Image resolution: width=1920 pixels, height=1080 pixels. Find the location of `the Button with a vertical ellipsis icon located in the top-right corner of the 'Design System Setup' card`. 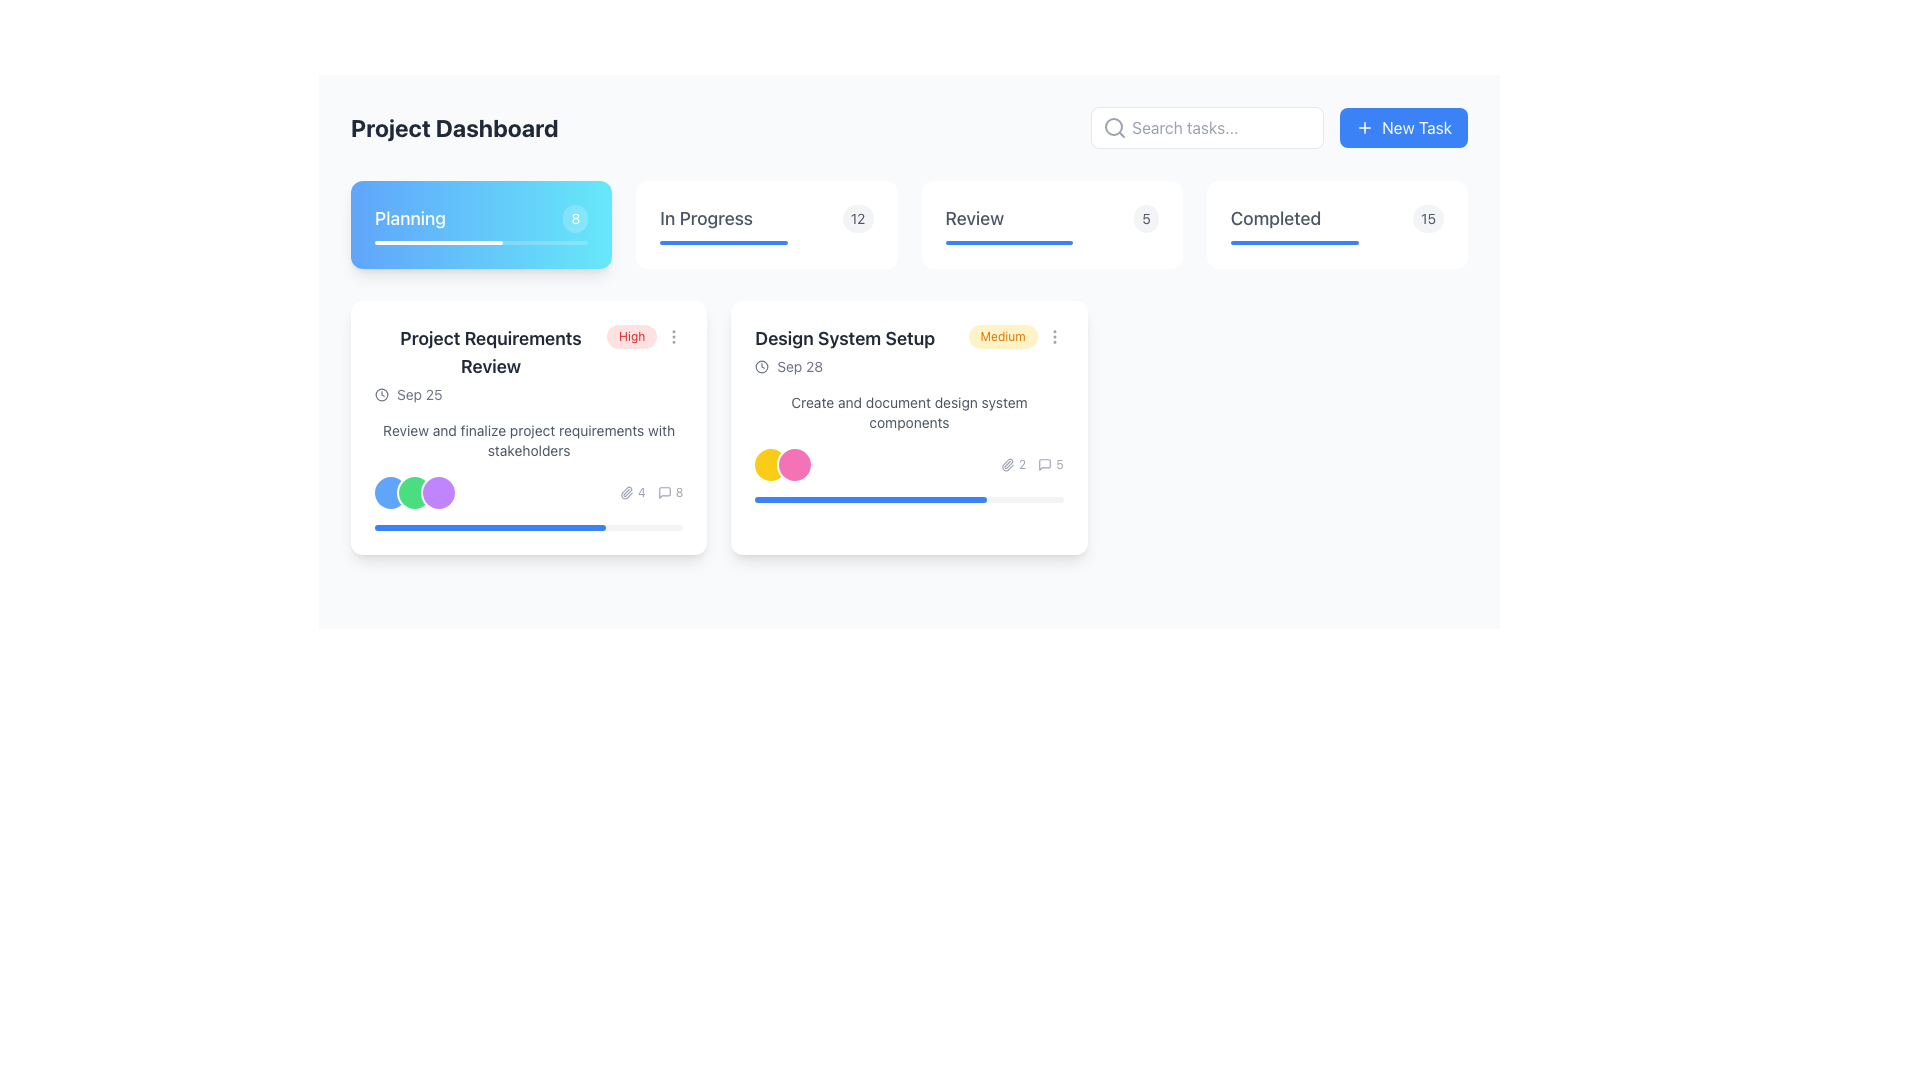

the Button with a vertical ellipsis icon located in the top-right corner of the 'Design System Setup' card is located at coordinates (1053, 335).